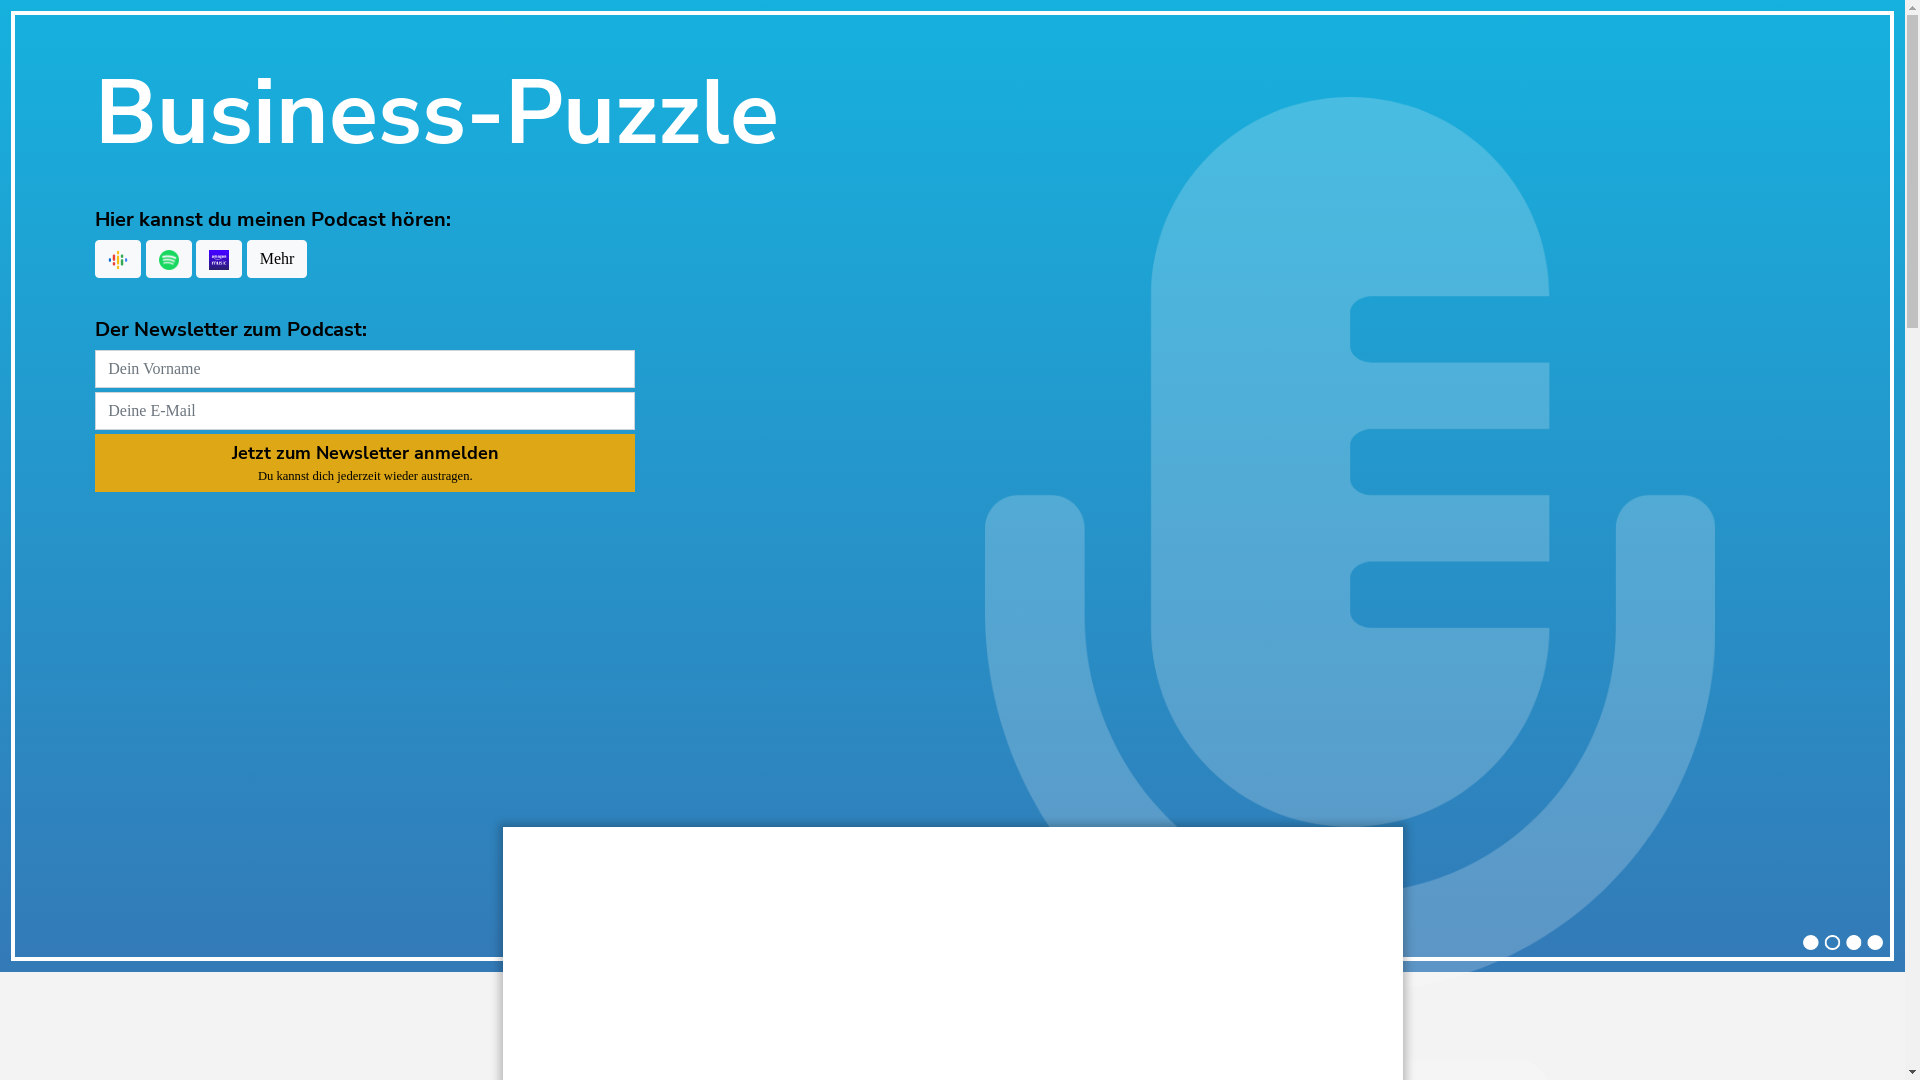  I want to click on 'Mehr', so click(245, 257).